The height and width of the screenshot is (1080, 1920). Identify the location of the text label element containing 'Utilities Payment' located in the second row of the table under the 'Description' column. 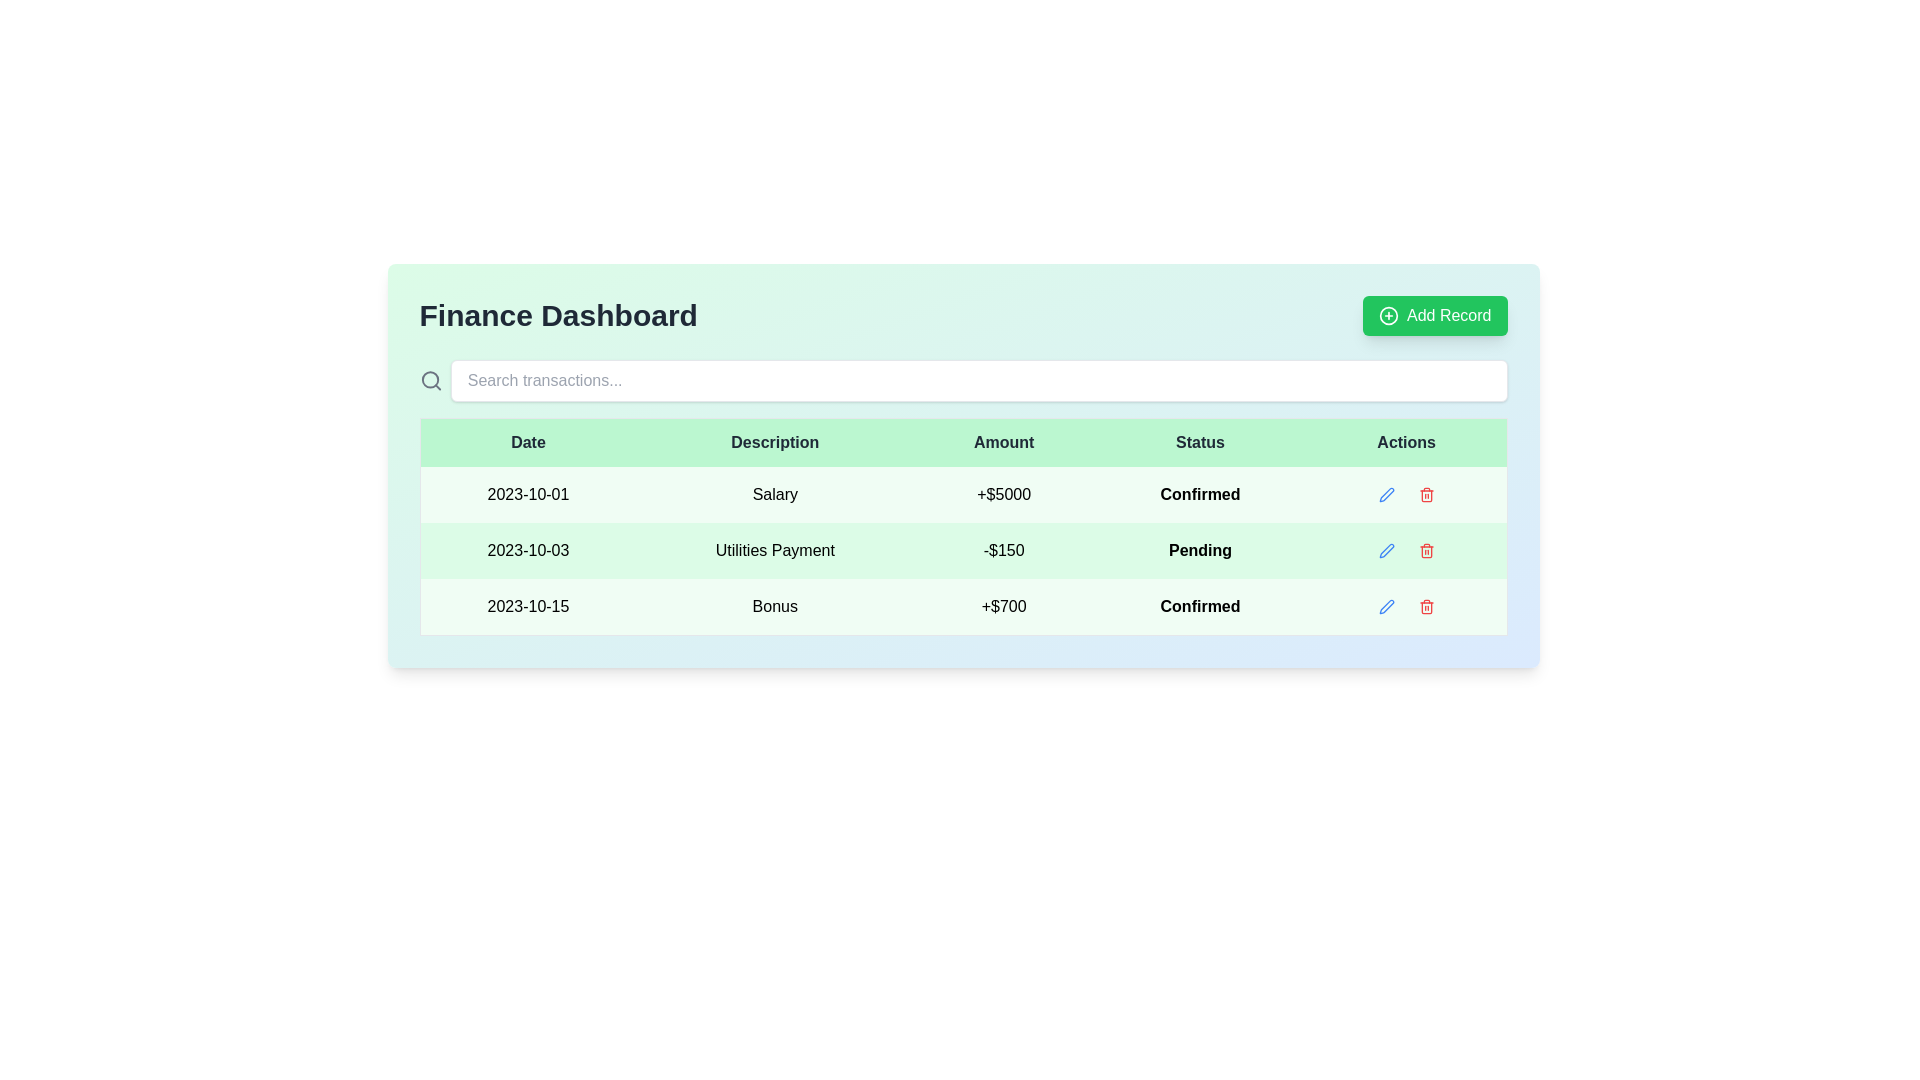
(774, 551).